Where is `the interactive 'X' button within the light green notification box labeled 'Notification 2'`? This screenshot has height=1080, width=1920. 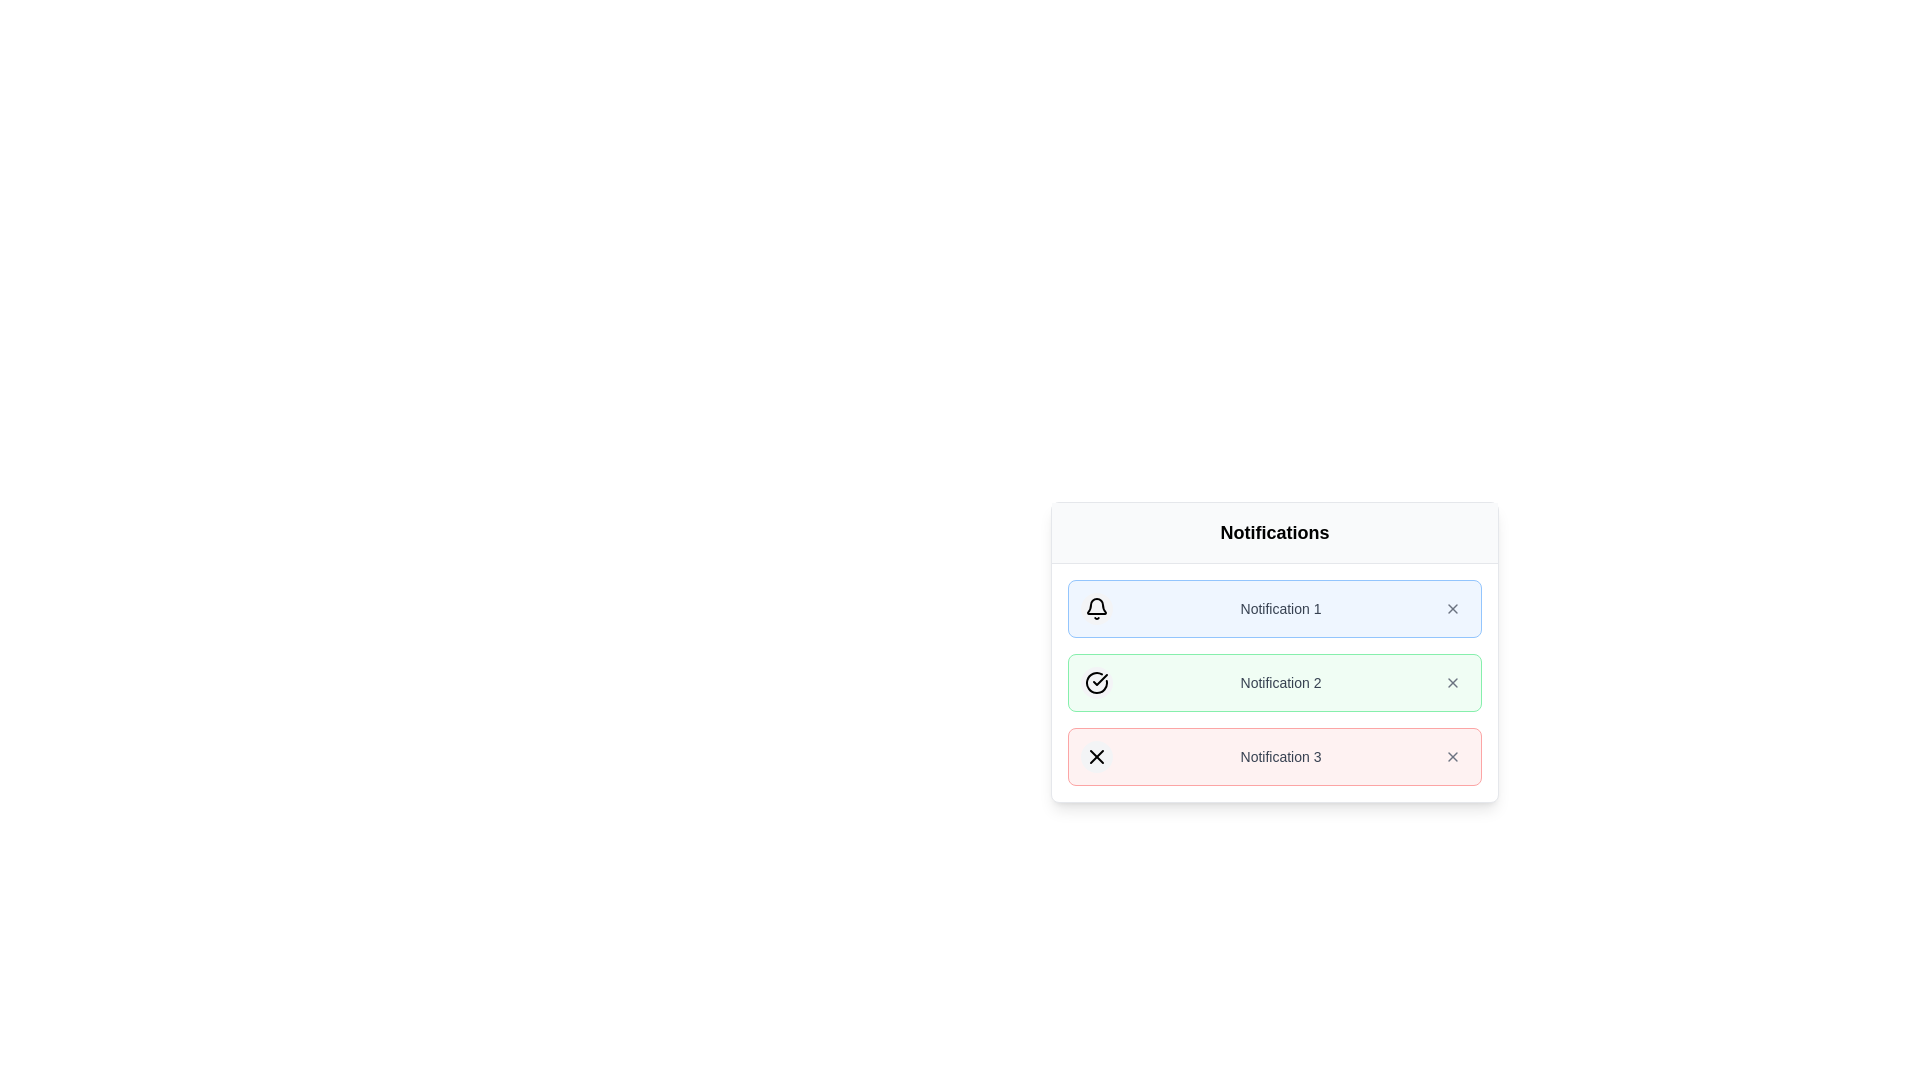
the interactive 'X' button within the light green notification box labeled 'Notification 2' is located at coordinates (1453, 681).